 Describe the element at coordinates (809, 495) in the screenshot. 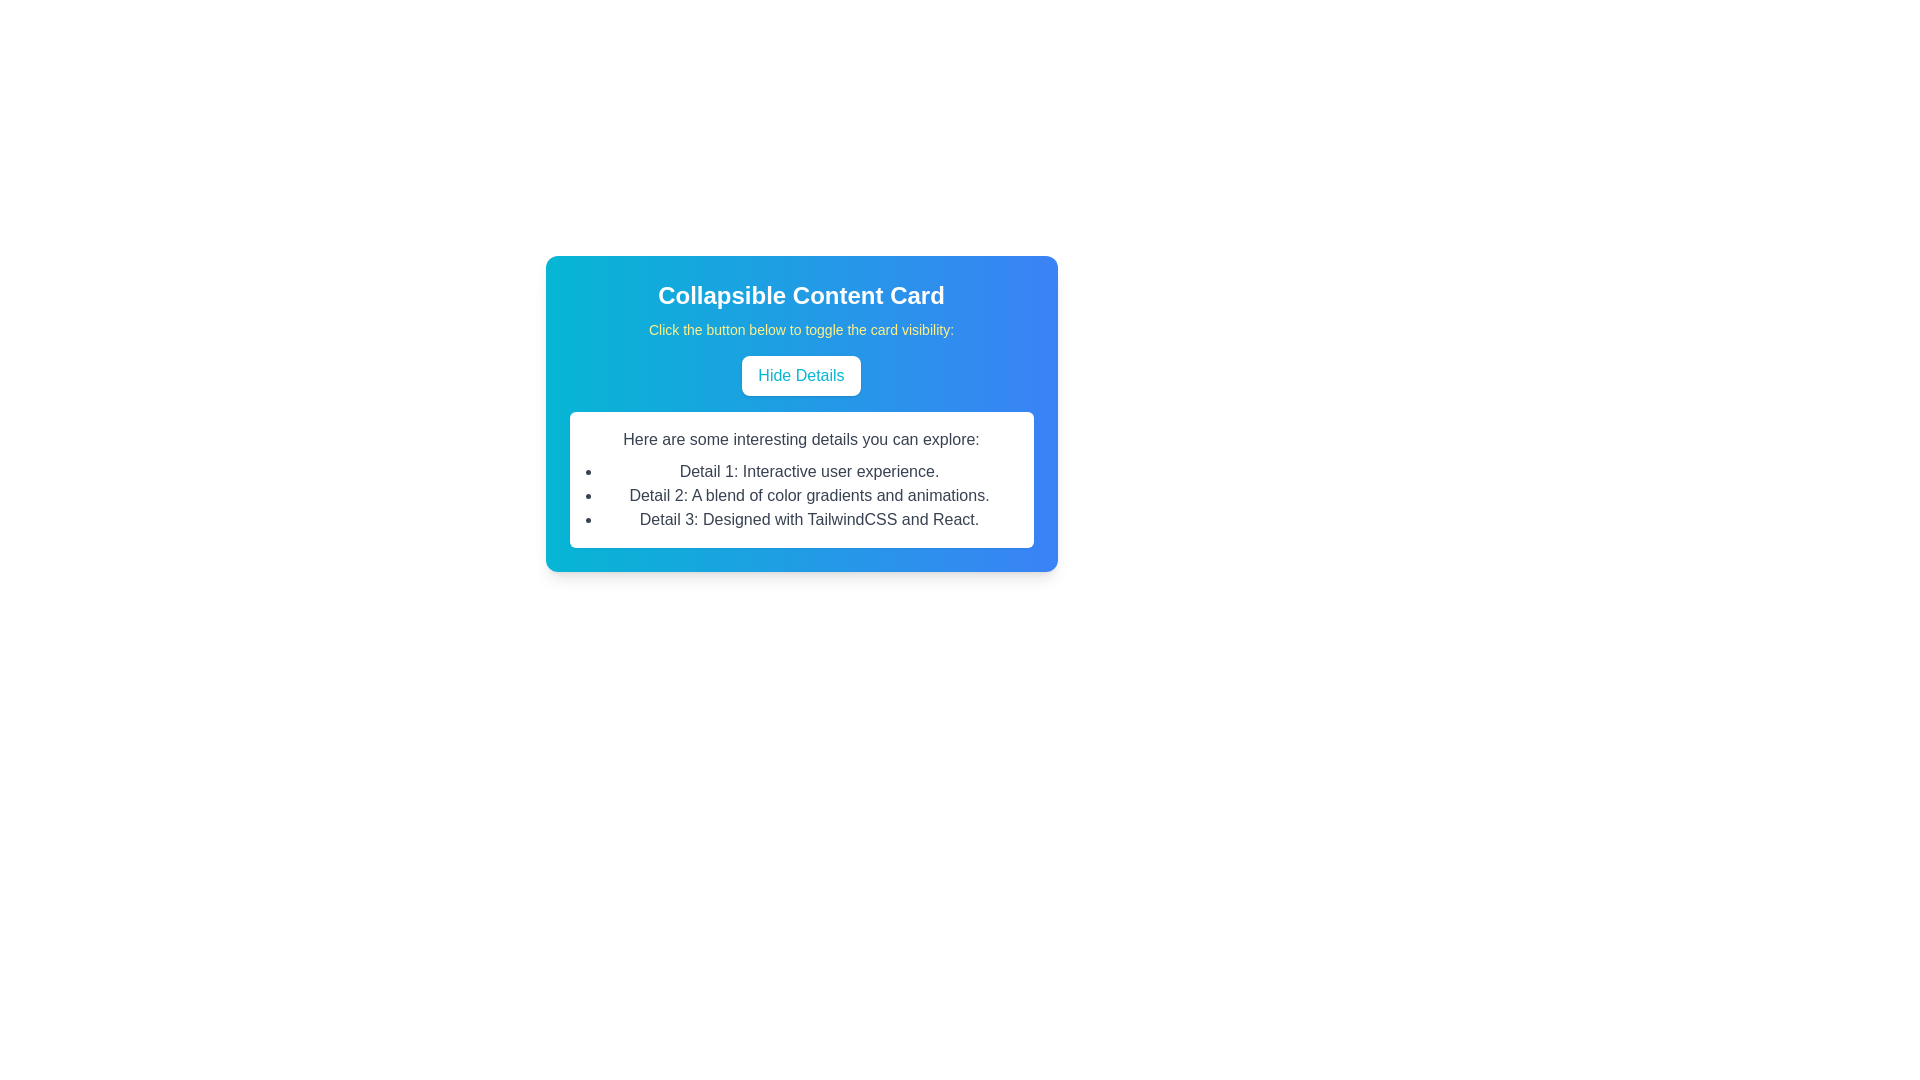

I see `the text element displaying 'Detail 2: A blend of color gradients and animations.' which is the second list item in a group of related details` at that location.